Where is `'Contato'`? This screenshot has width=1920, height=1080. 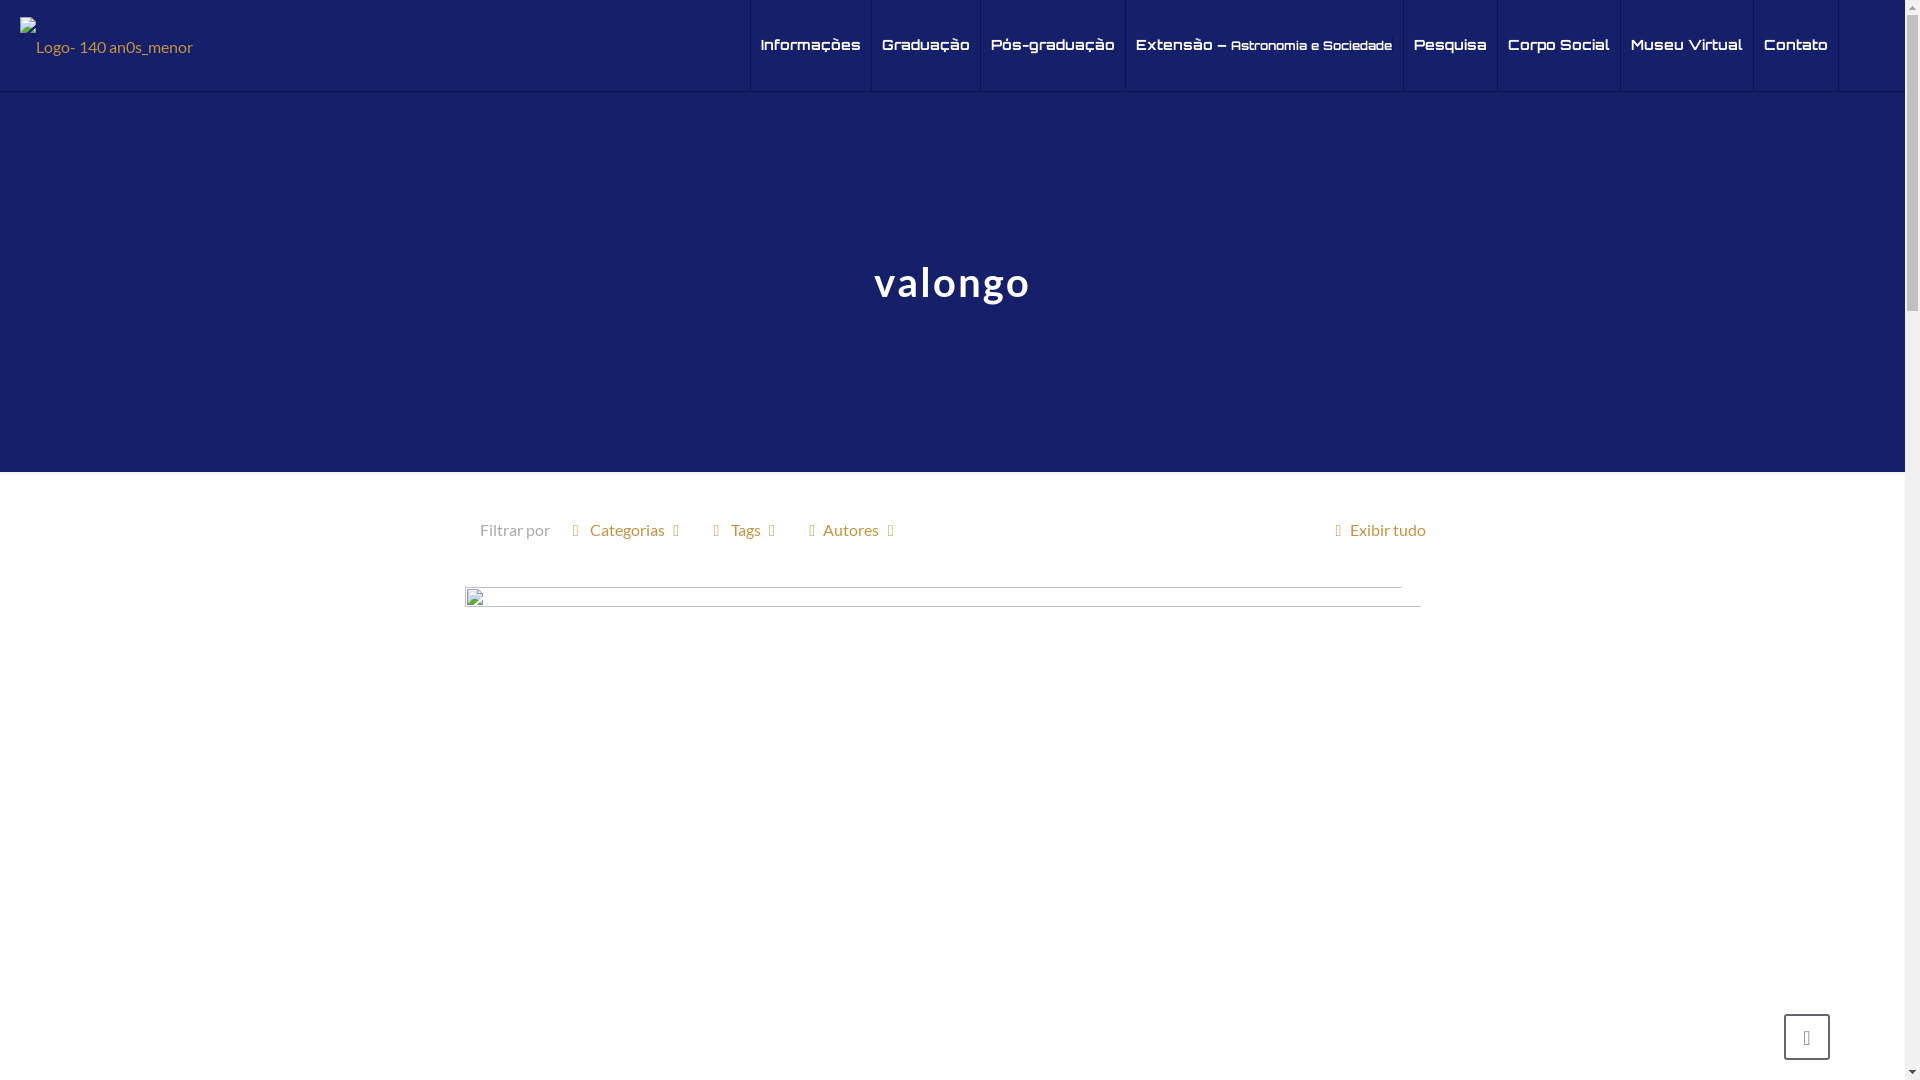
'Contato' is located at coordinates (1795, 45).